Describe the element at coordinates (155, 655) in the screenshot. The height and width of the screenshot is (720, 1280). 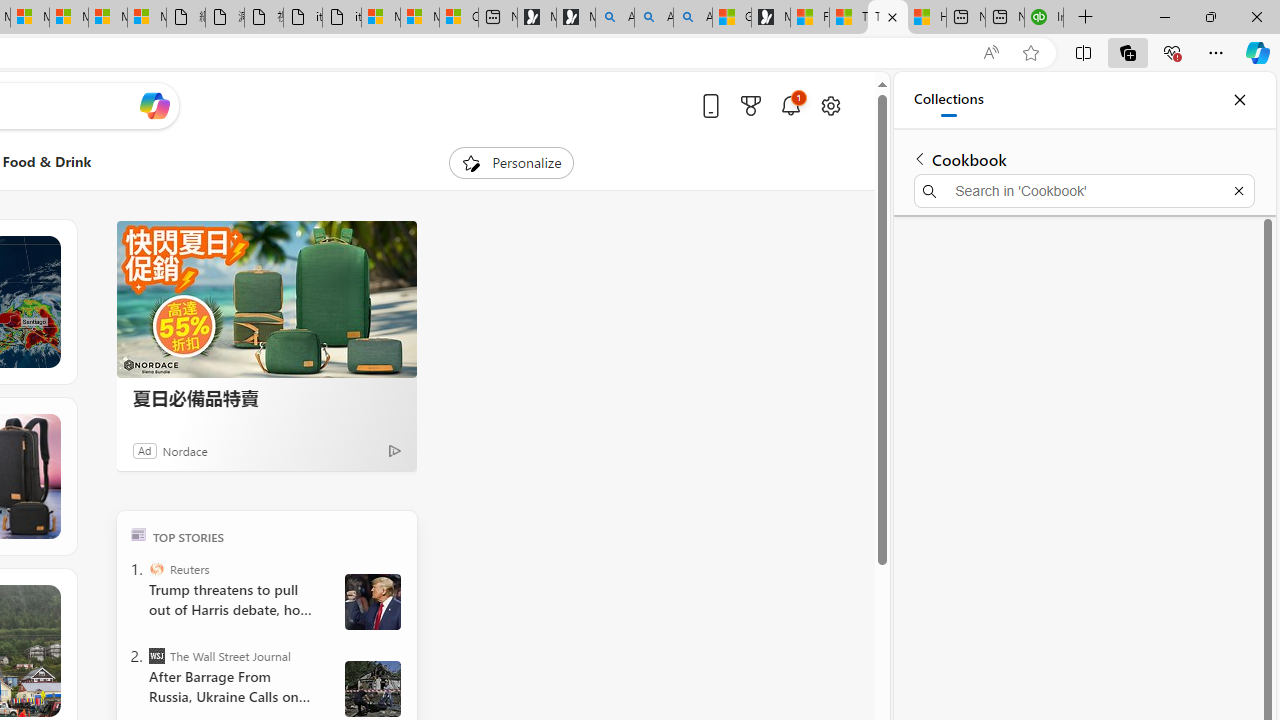
I see `'The Wall Street Journal'` at that location.